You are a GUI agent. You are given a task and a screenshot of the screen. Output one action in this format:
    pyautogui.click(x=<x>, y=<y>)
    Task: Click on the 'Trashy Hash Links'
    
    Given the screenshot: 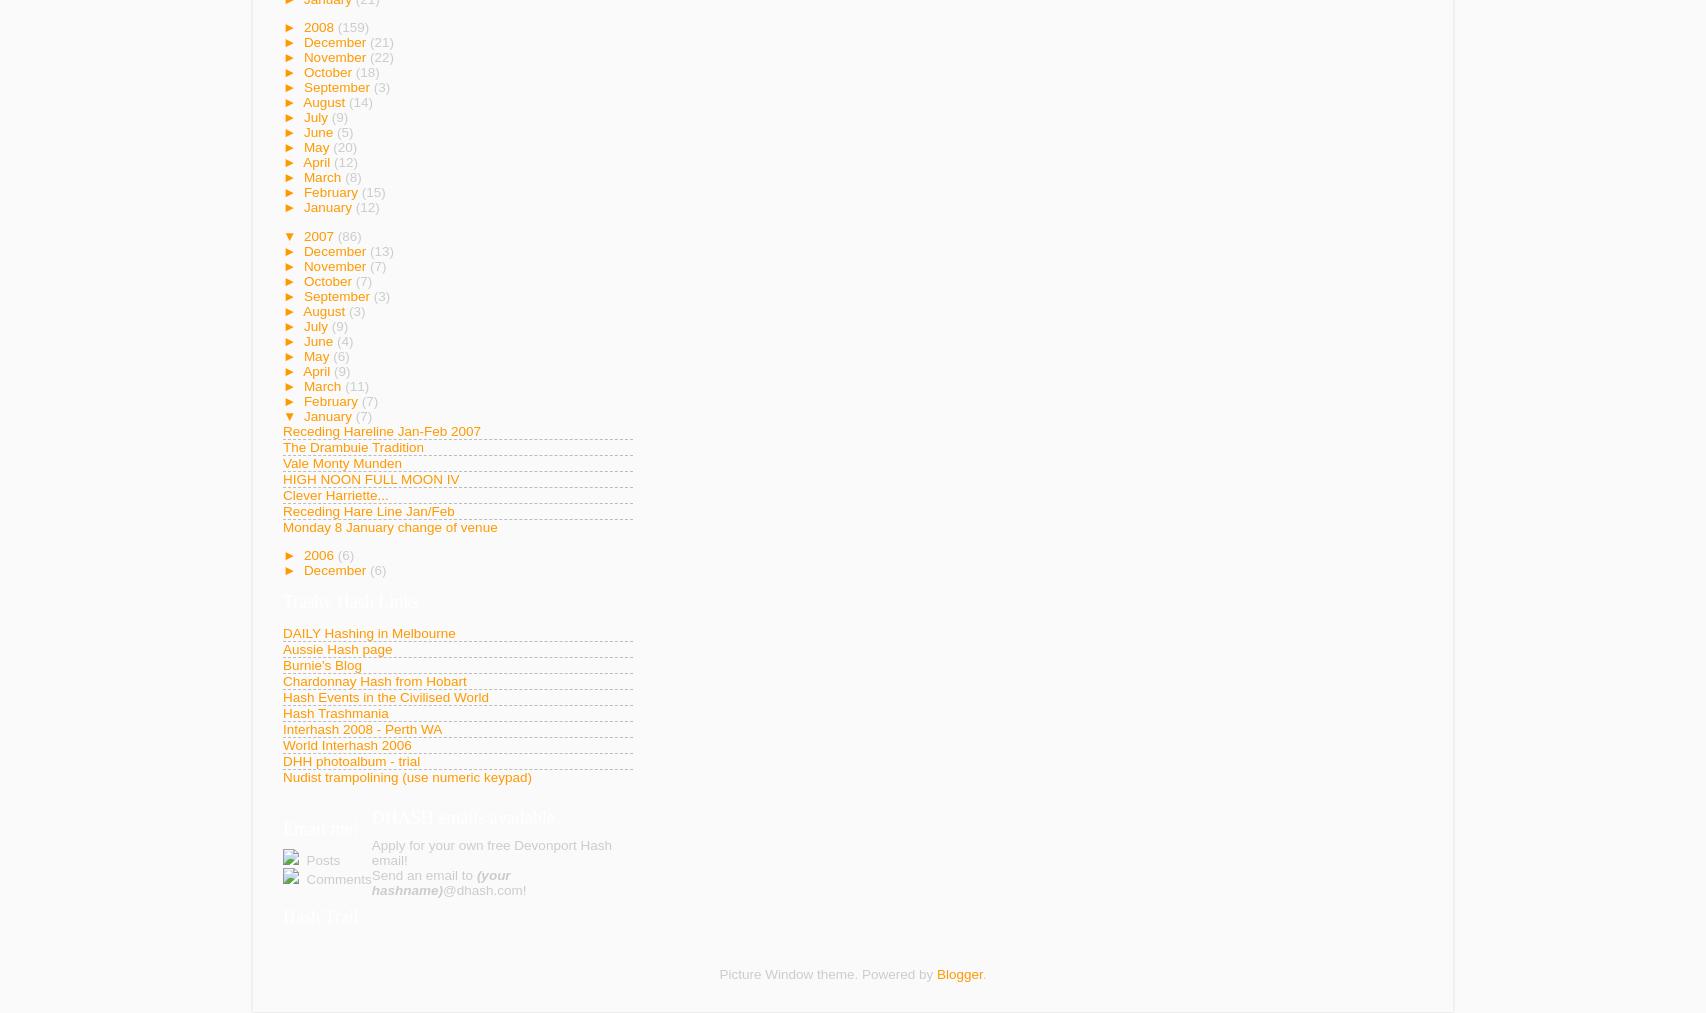 What is the action you would take?
    pyautogui.click(x=350, y=601)
    